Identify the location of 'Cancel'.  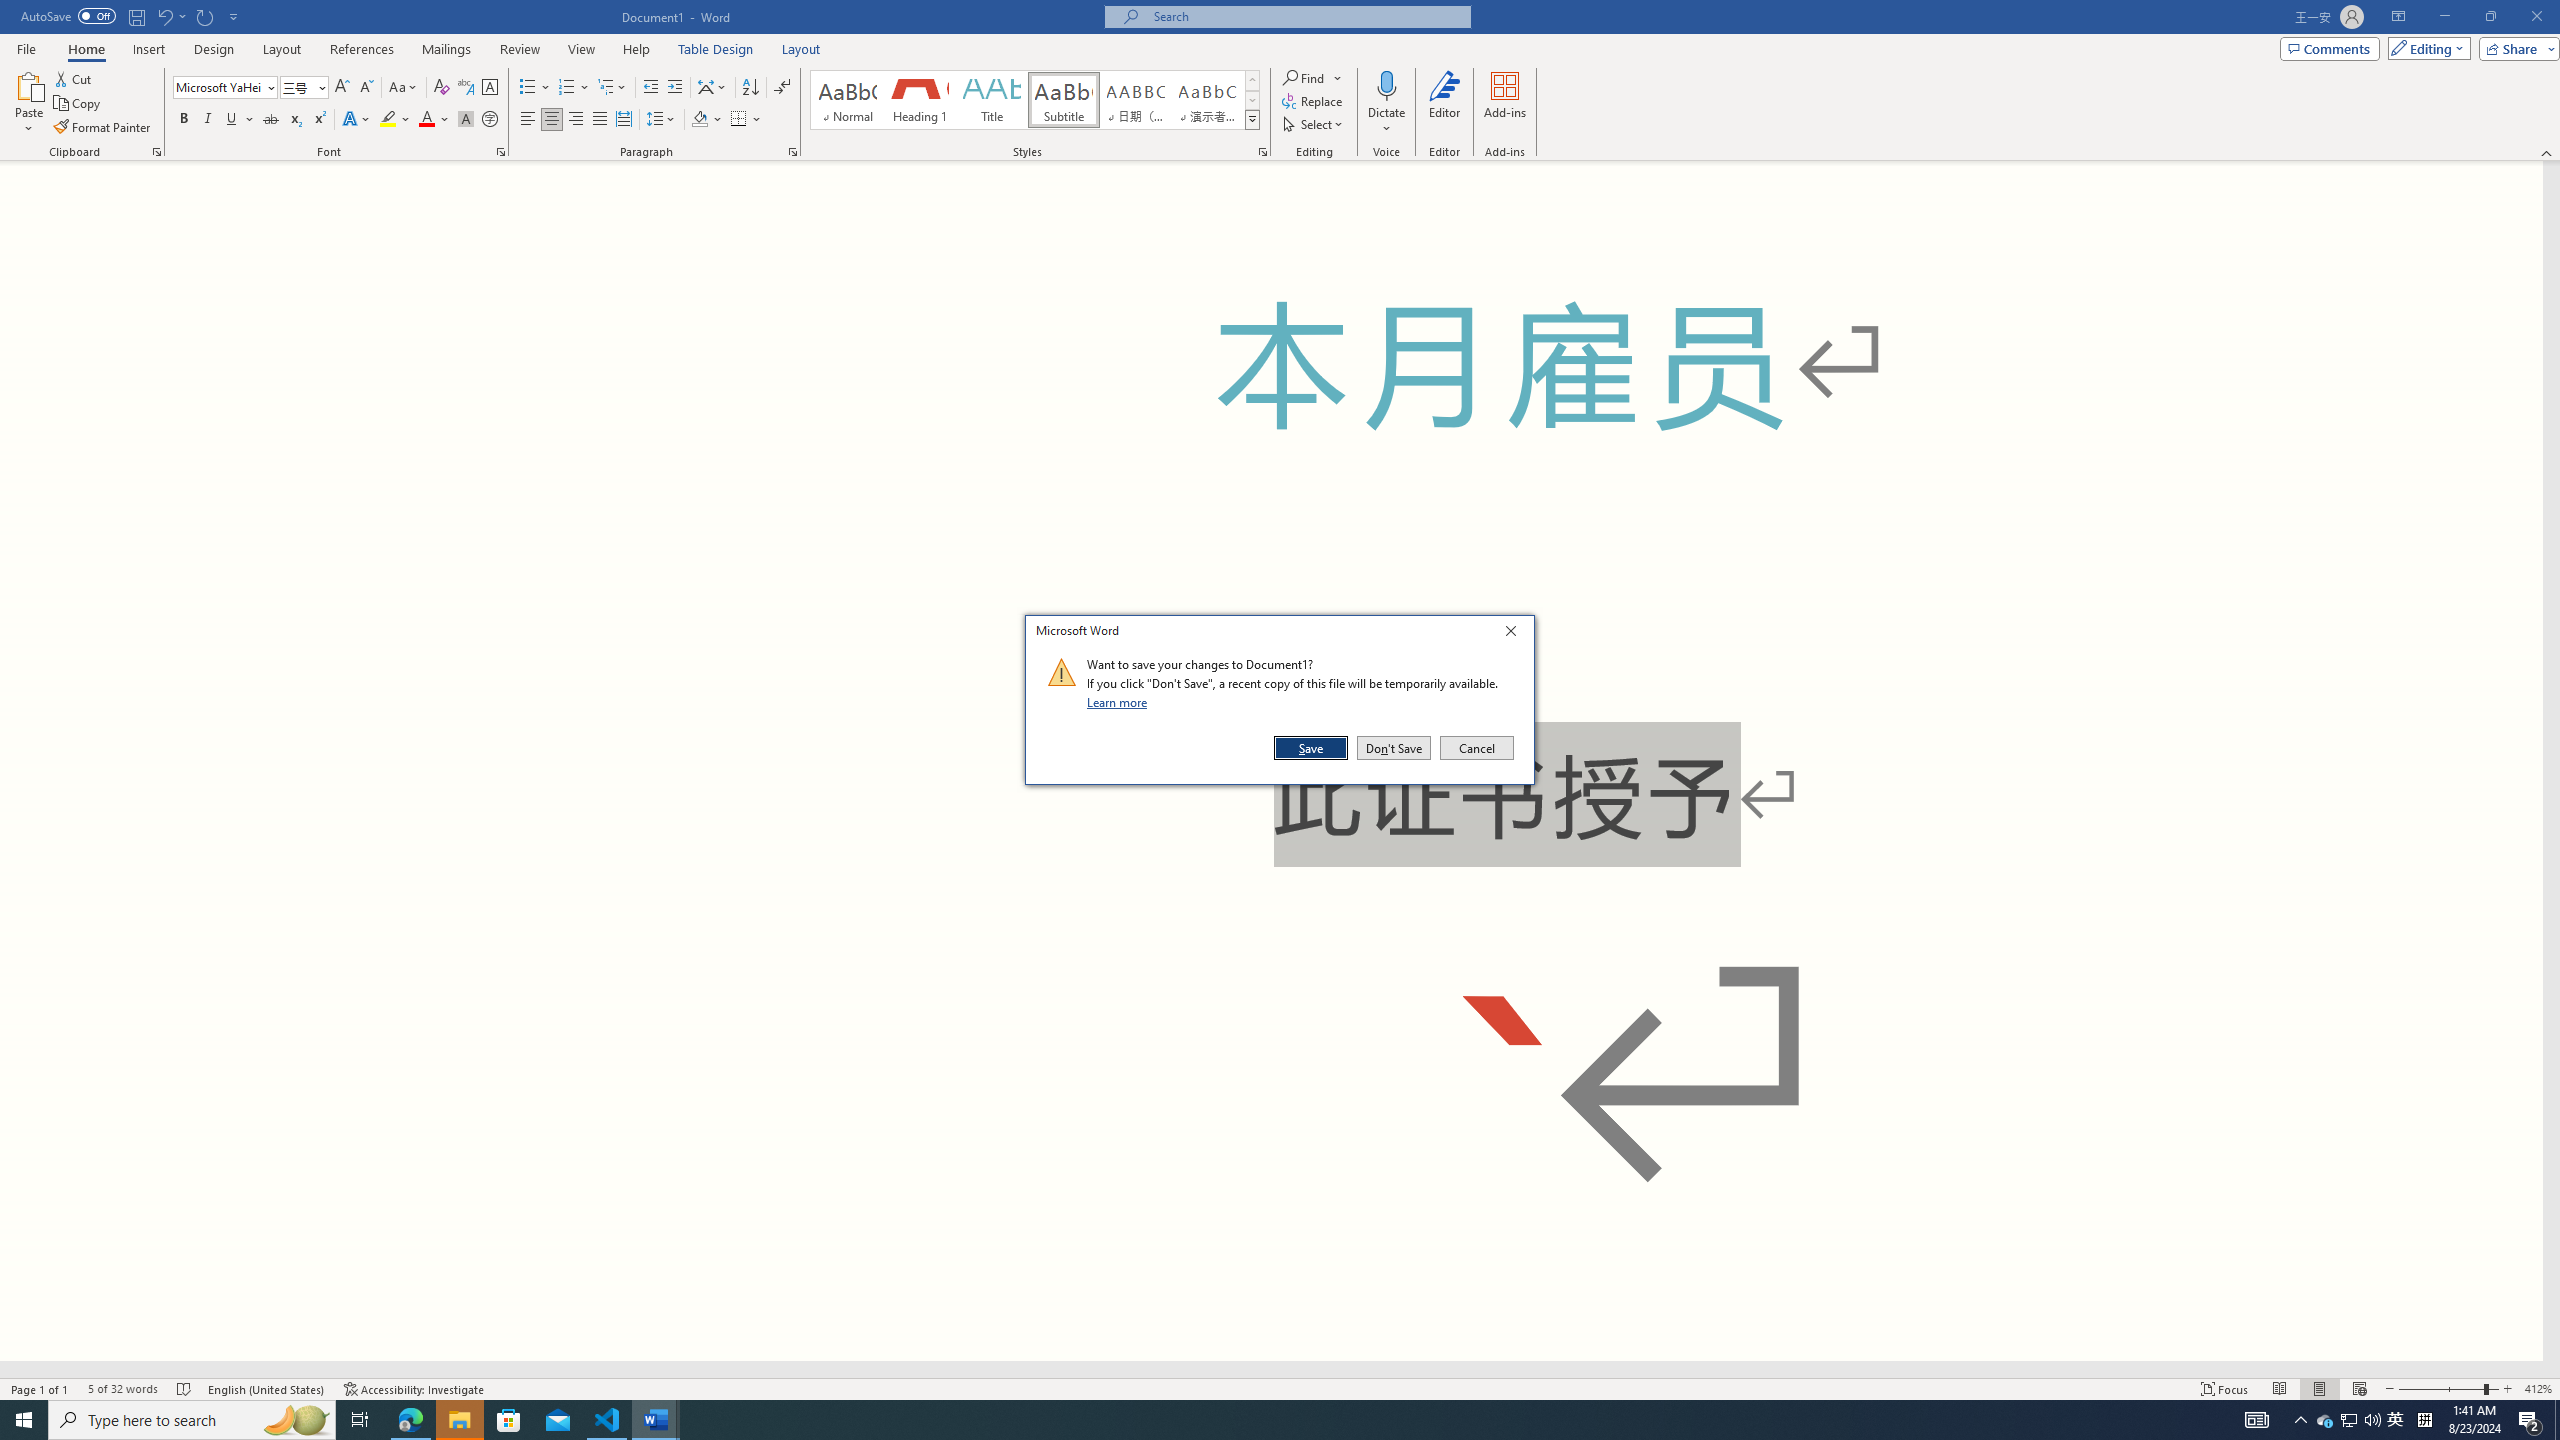
(1475, 747).